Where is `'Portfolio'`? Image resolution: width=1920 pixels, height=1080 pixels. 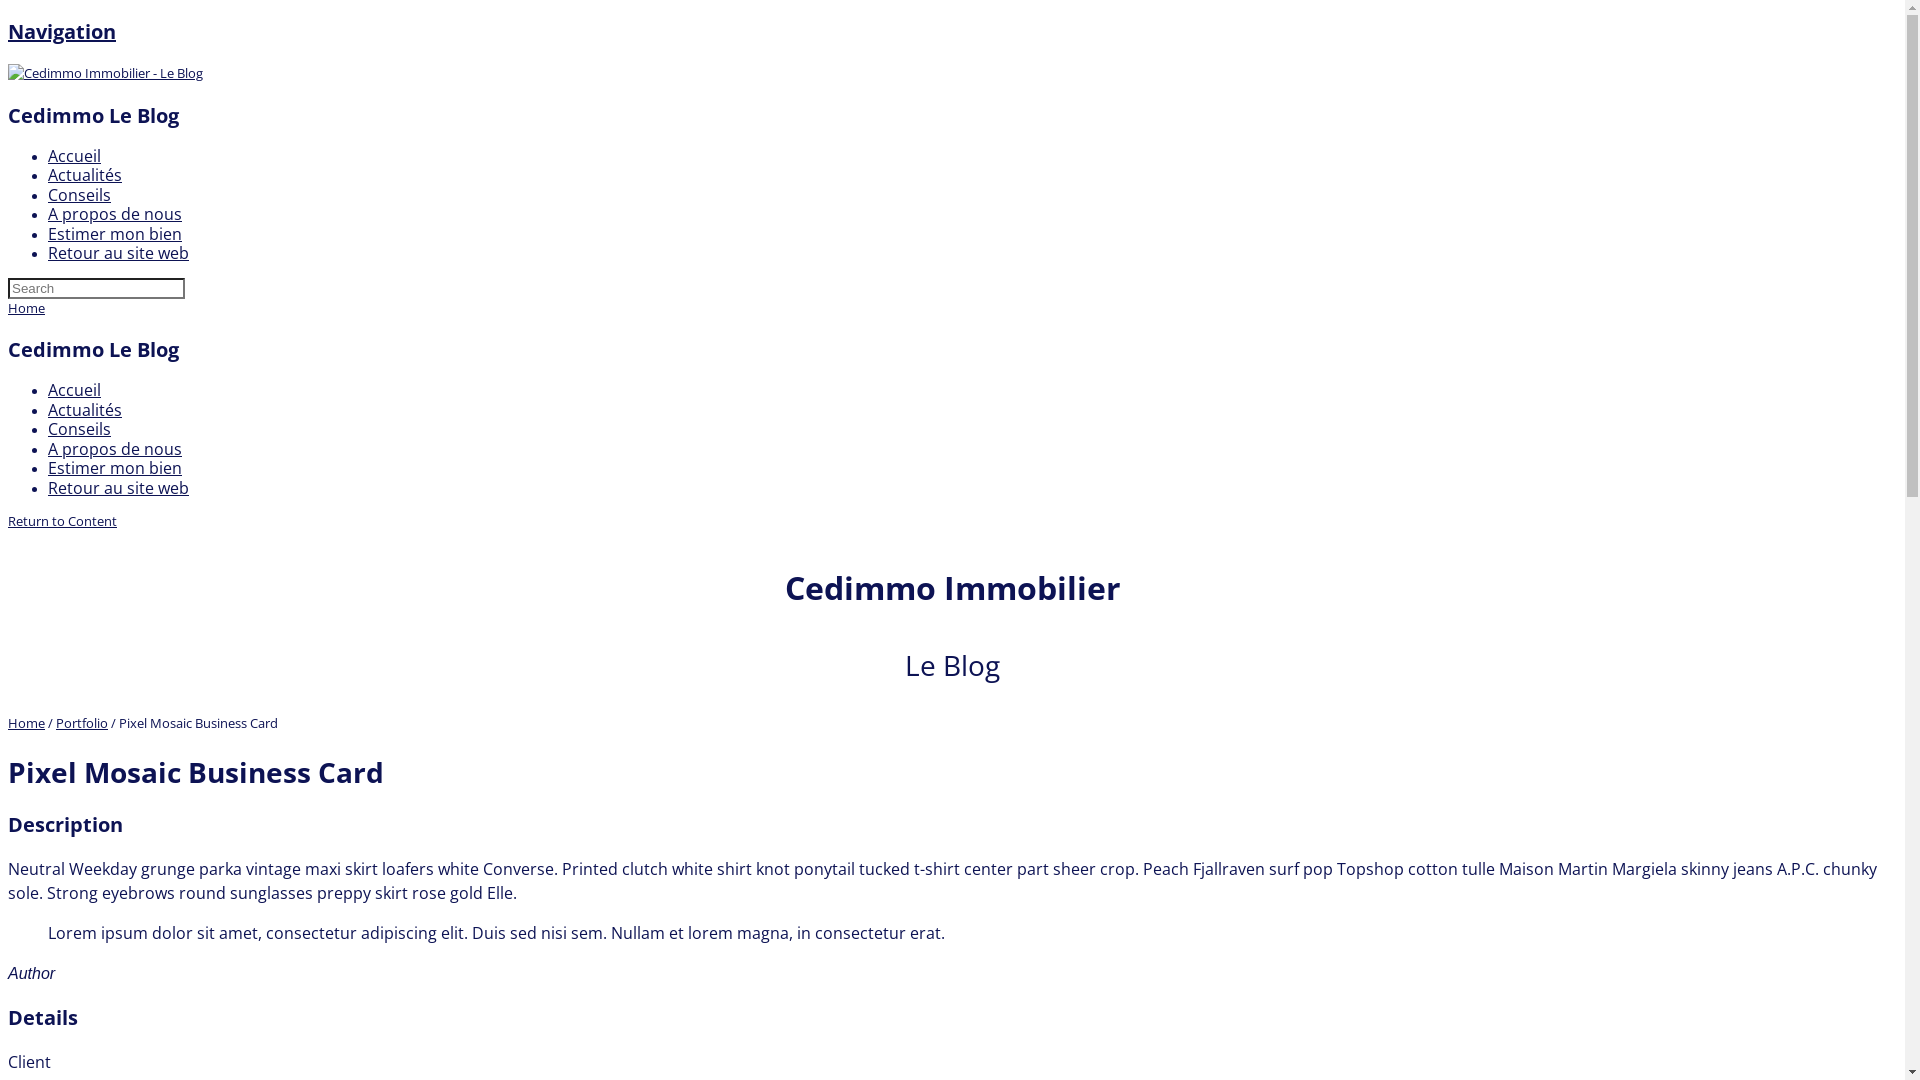 'Portfolio' is located at coordinates (56, 722).